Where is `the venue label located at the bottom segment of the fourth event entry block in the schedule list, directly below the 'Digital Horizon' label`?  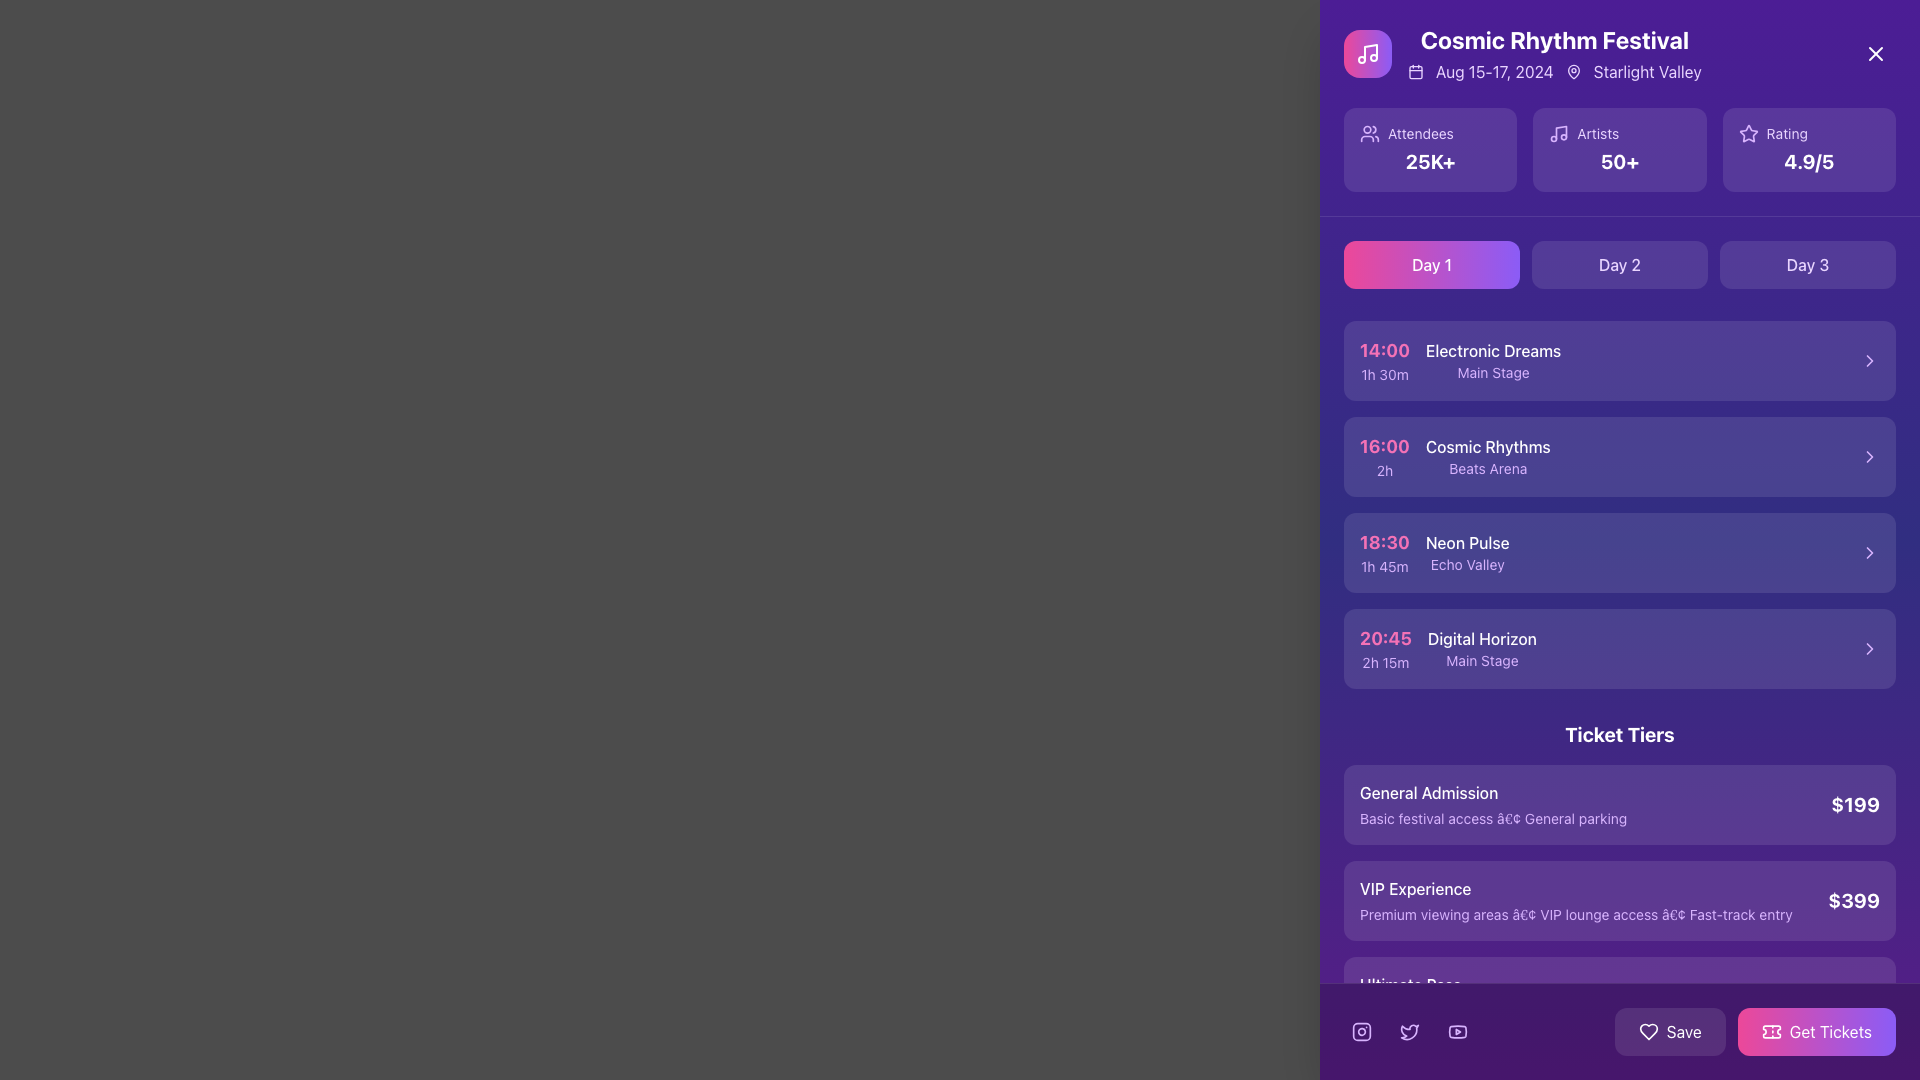
the venue label located at the bottom segment of the fourth event entry block in the schedule list, directly below the 'Digital Horizon' label is located at coordinates (1482, 660).